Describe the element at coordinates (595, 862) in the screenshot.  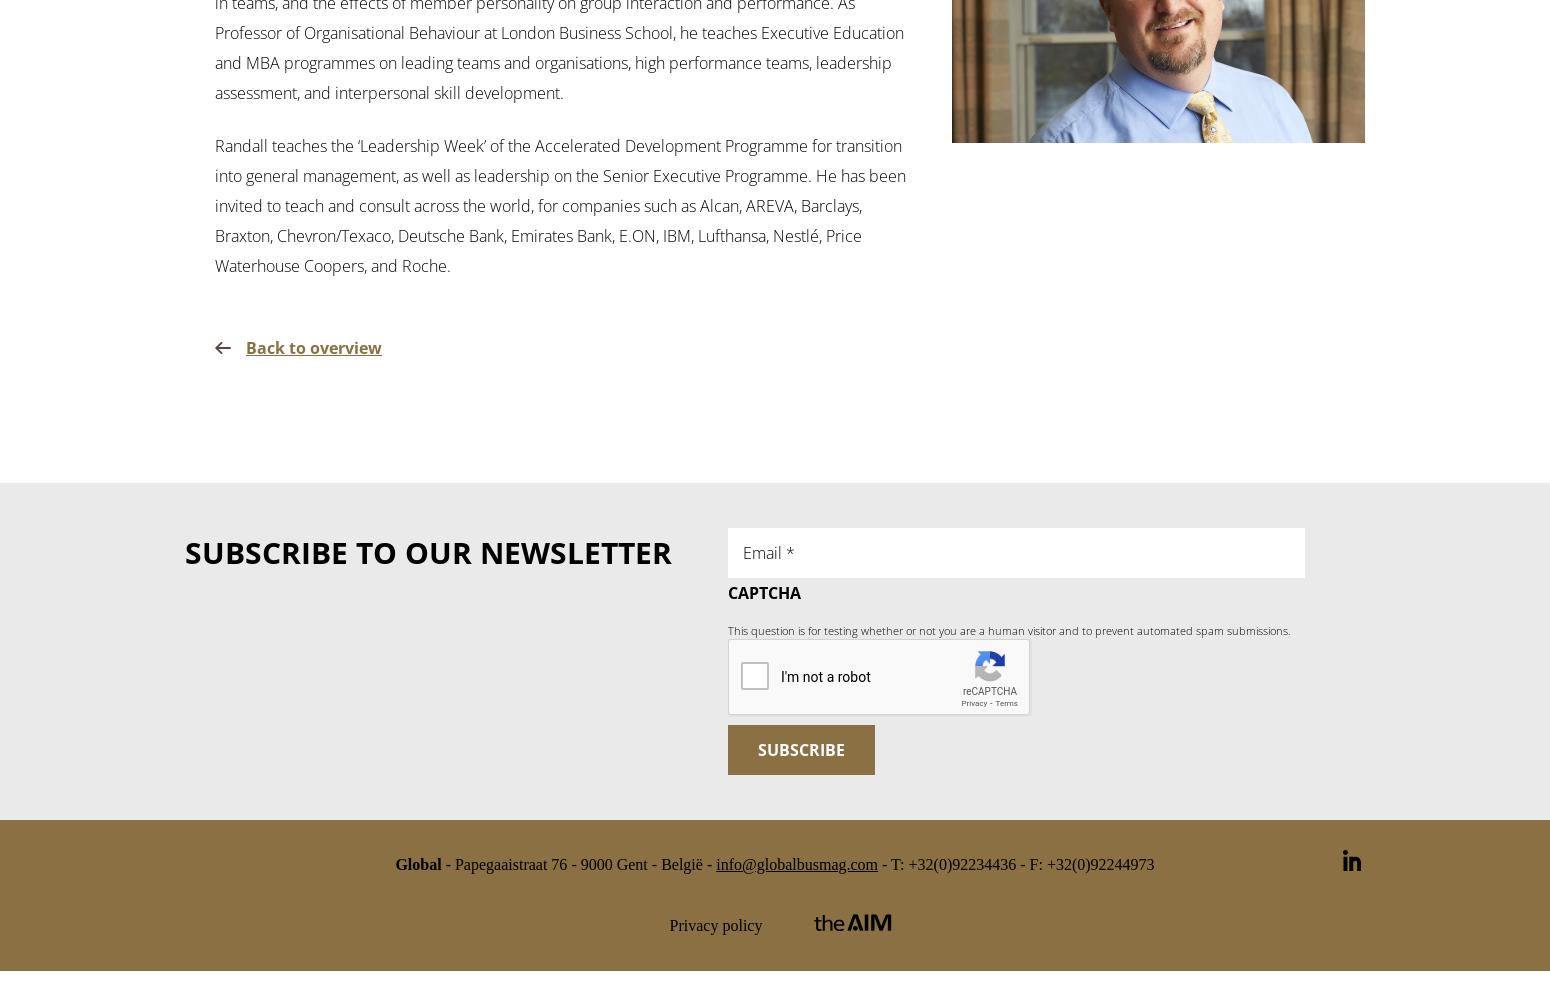
I see `'9000'` at that location.